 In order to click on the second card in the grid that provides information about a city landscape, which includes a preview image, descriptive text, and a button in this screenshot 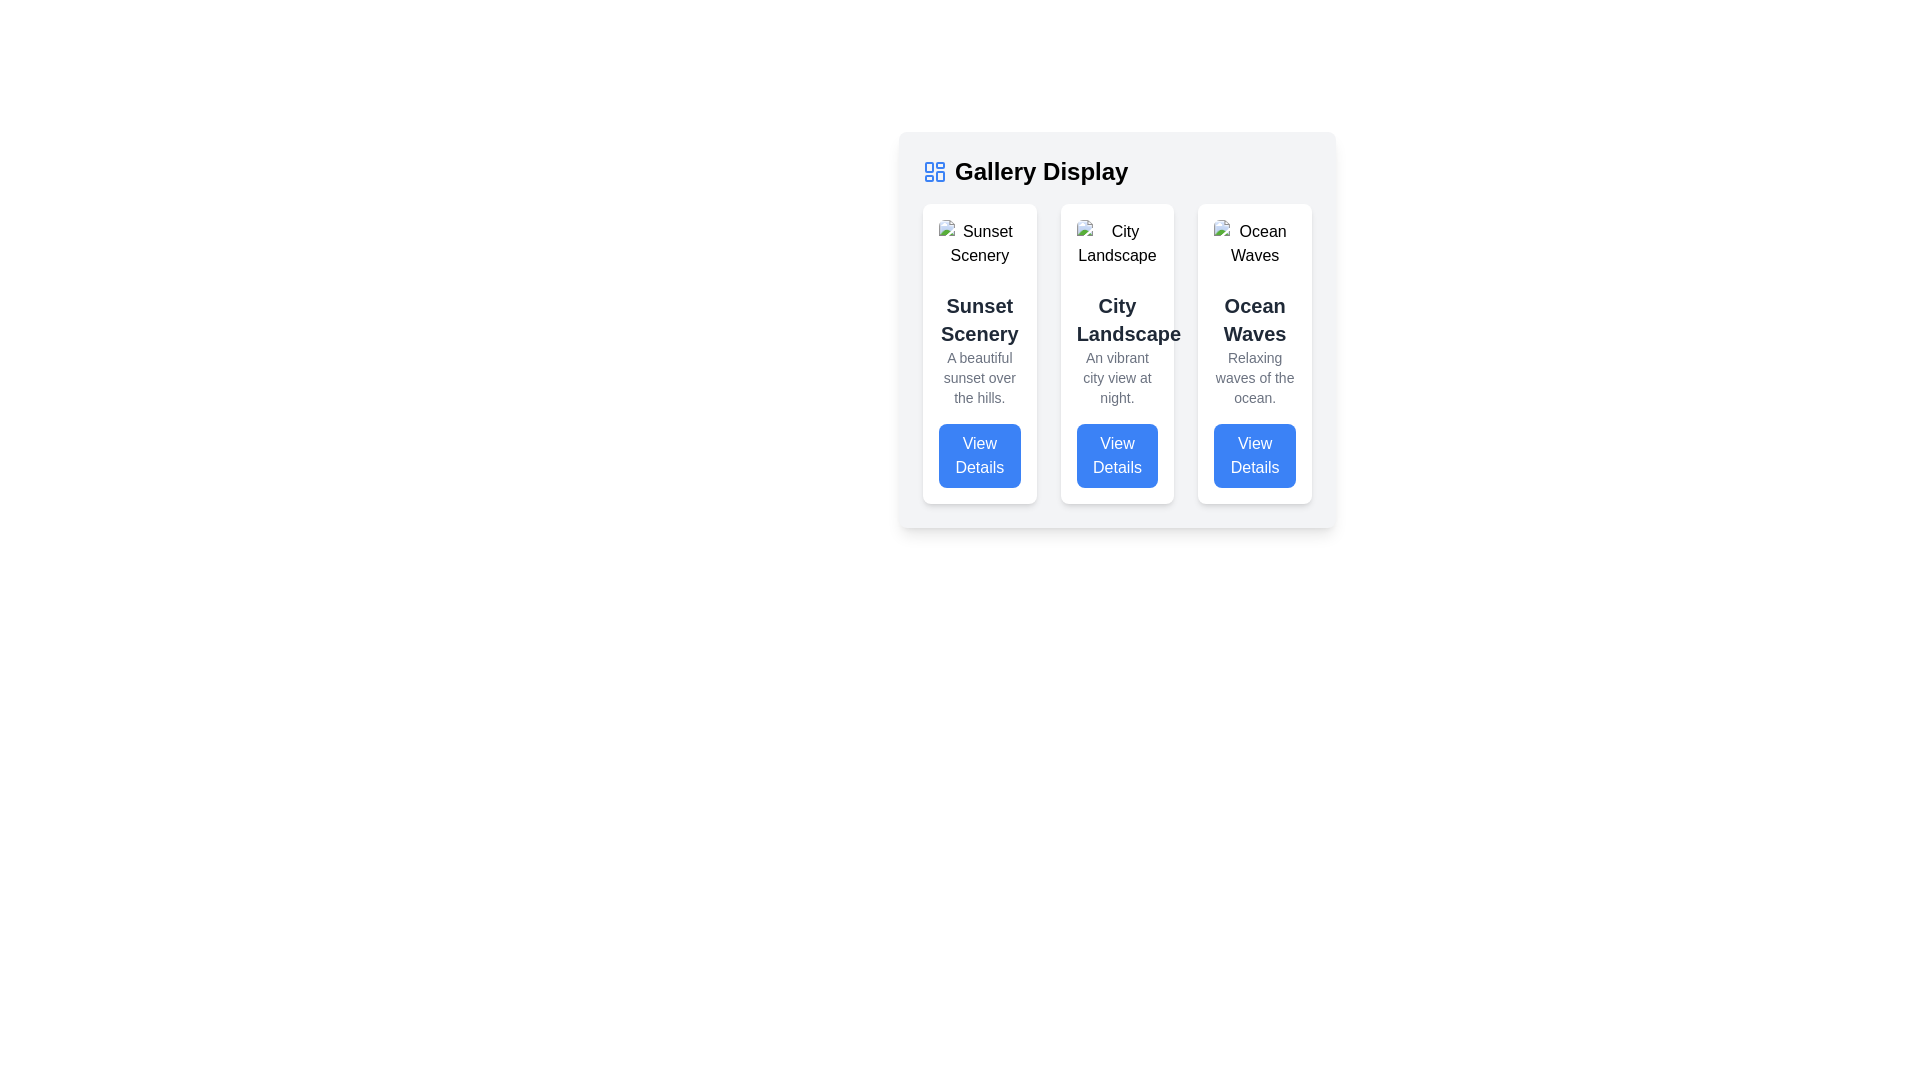, I will do `click(1116, 353)`.